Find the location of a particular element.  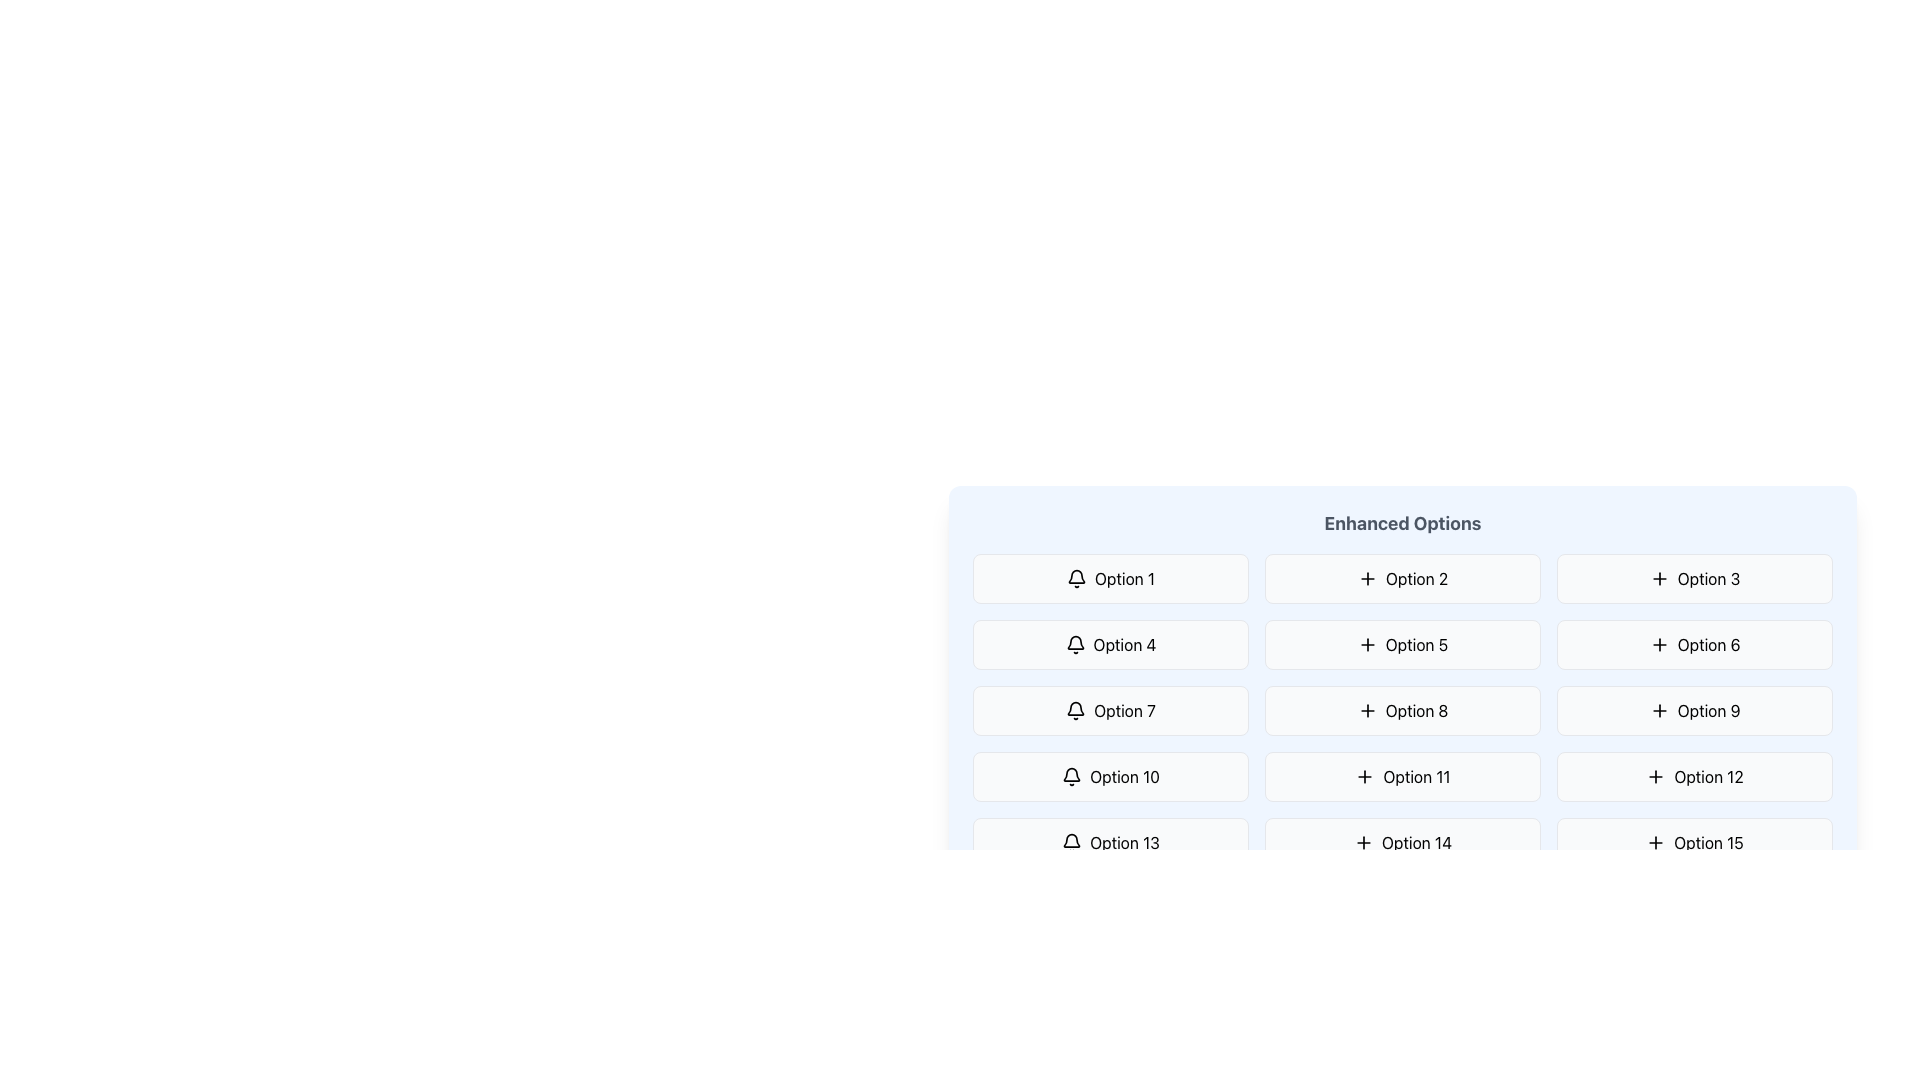

the notification icon located in the 'Option 4' button area, which is the second item in its column, to visually indicate an alert is located at coordinates (1074, 642).